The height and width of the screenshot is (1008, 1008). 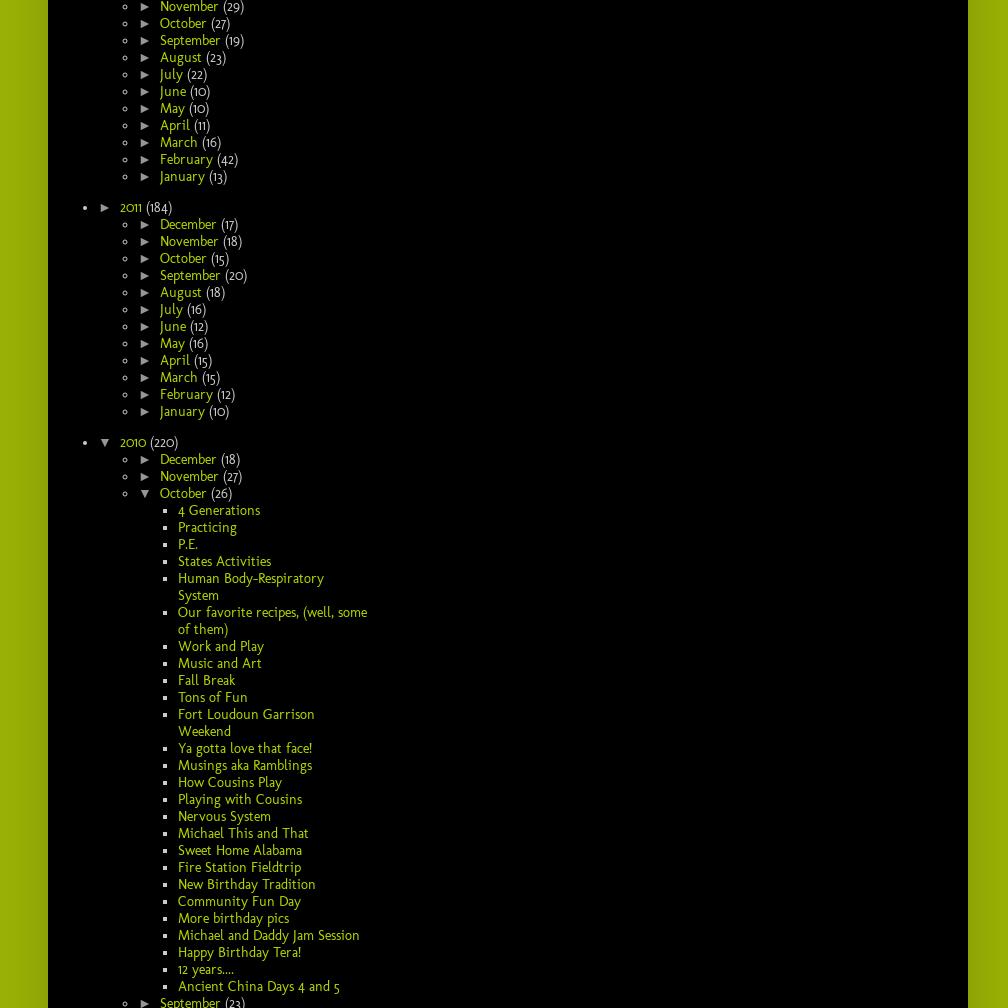 What do you see at coordinates (224, 560) in the screenshot?
I see `'States Activities'` at bounding box center [224, 560].